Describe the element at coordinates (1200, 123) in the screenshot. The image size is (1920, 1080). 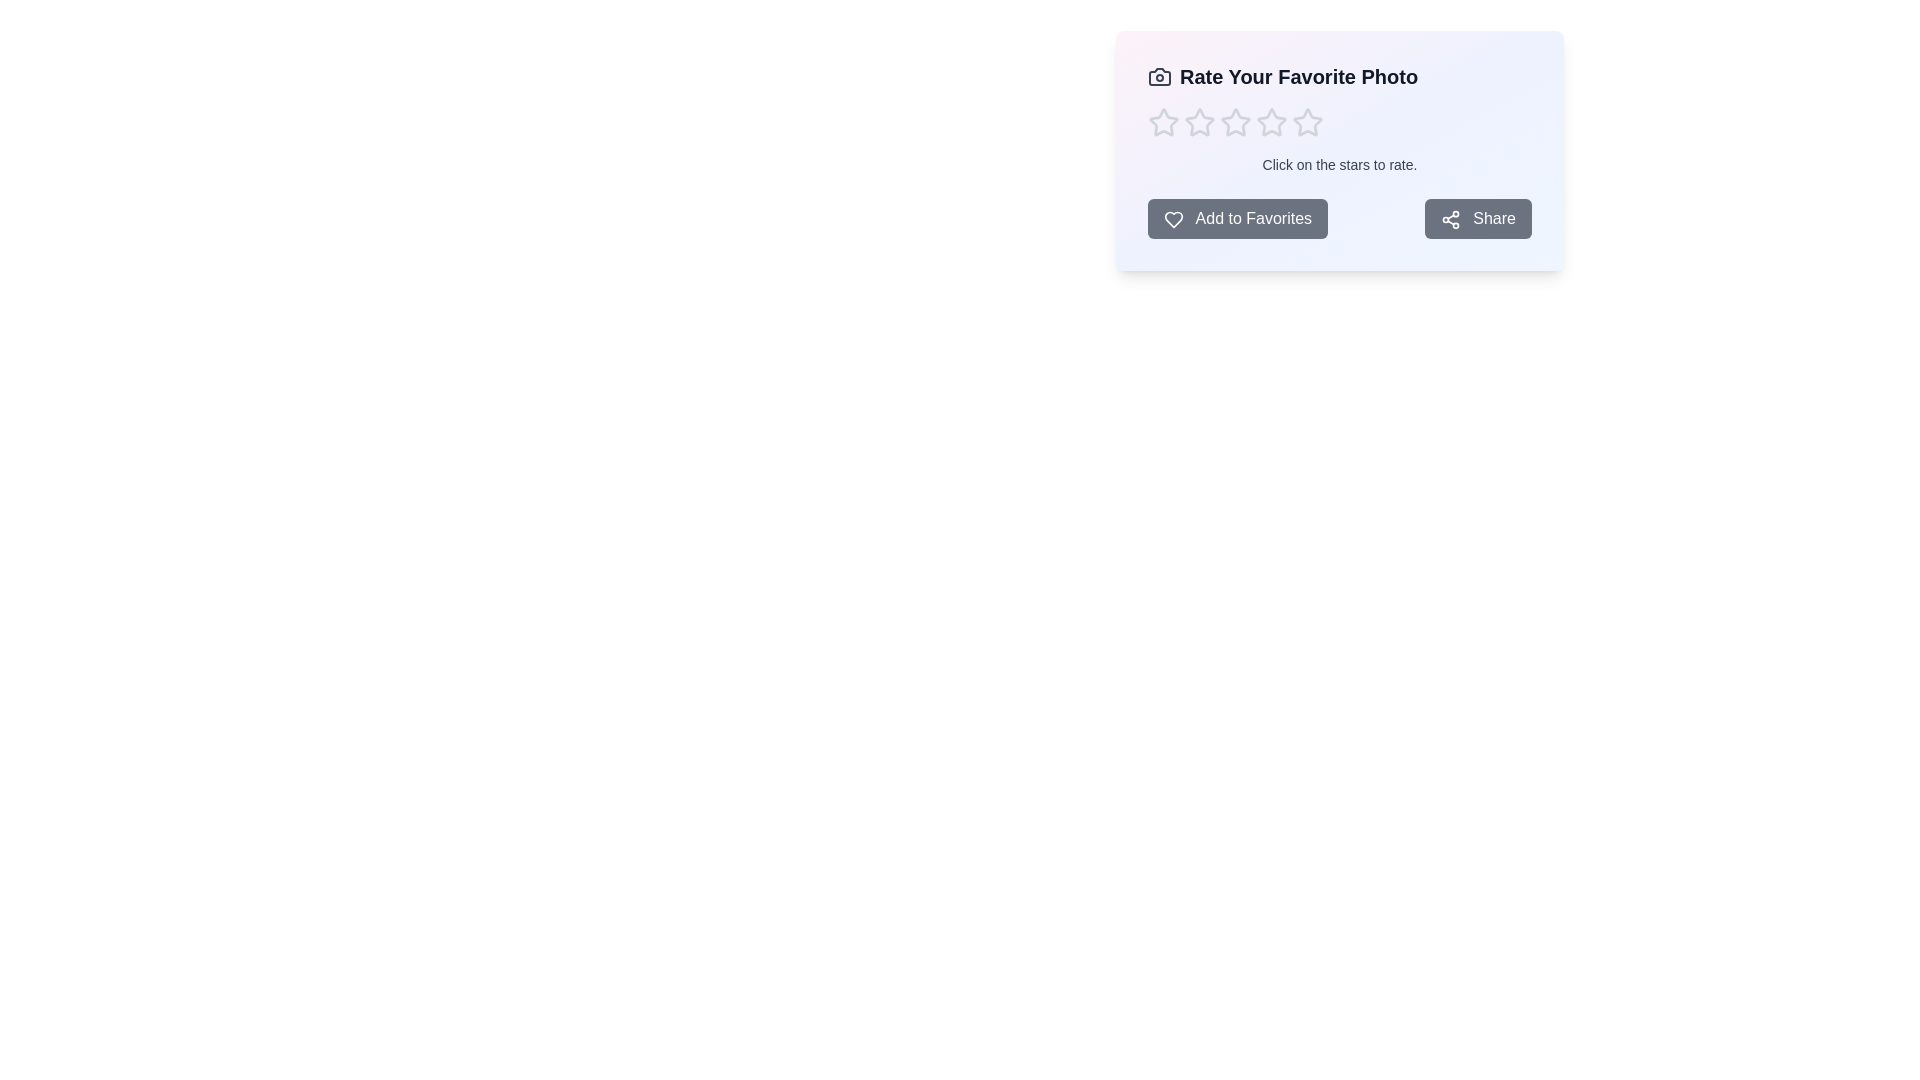
I see `the second star icon in the horizontally aligned group of five stars` at that location.